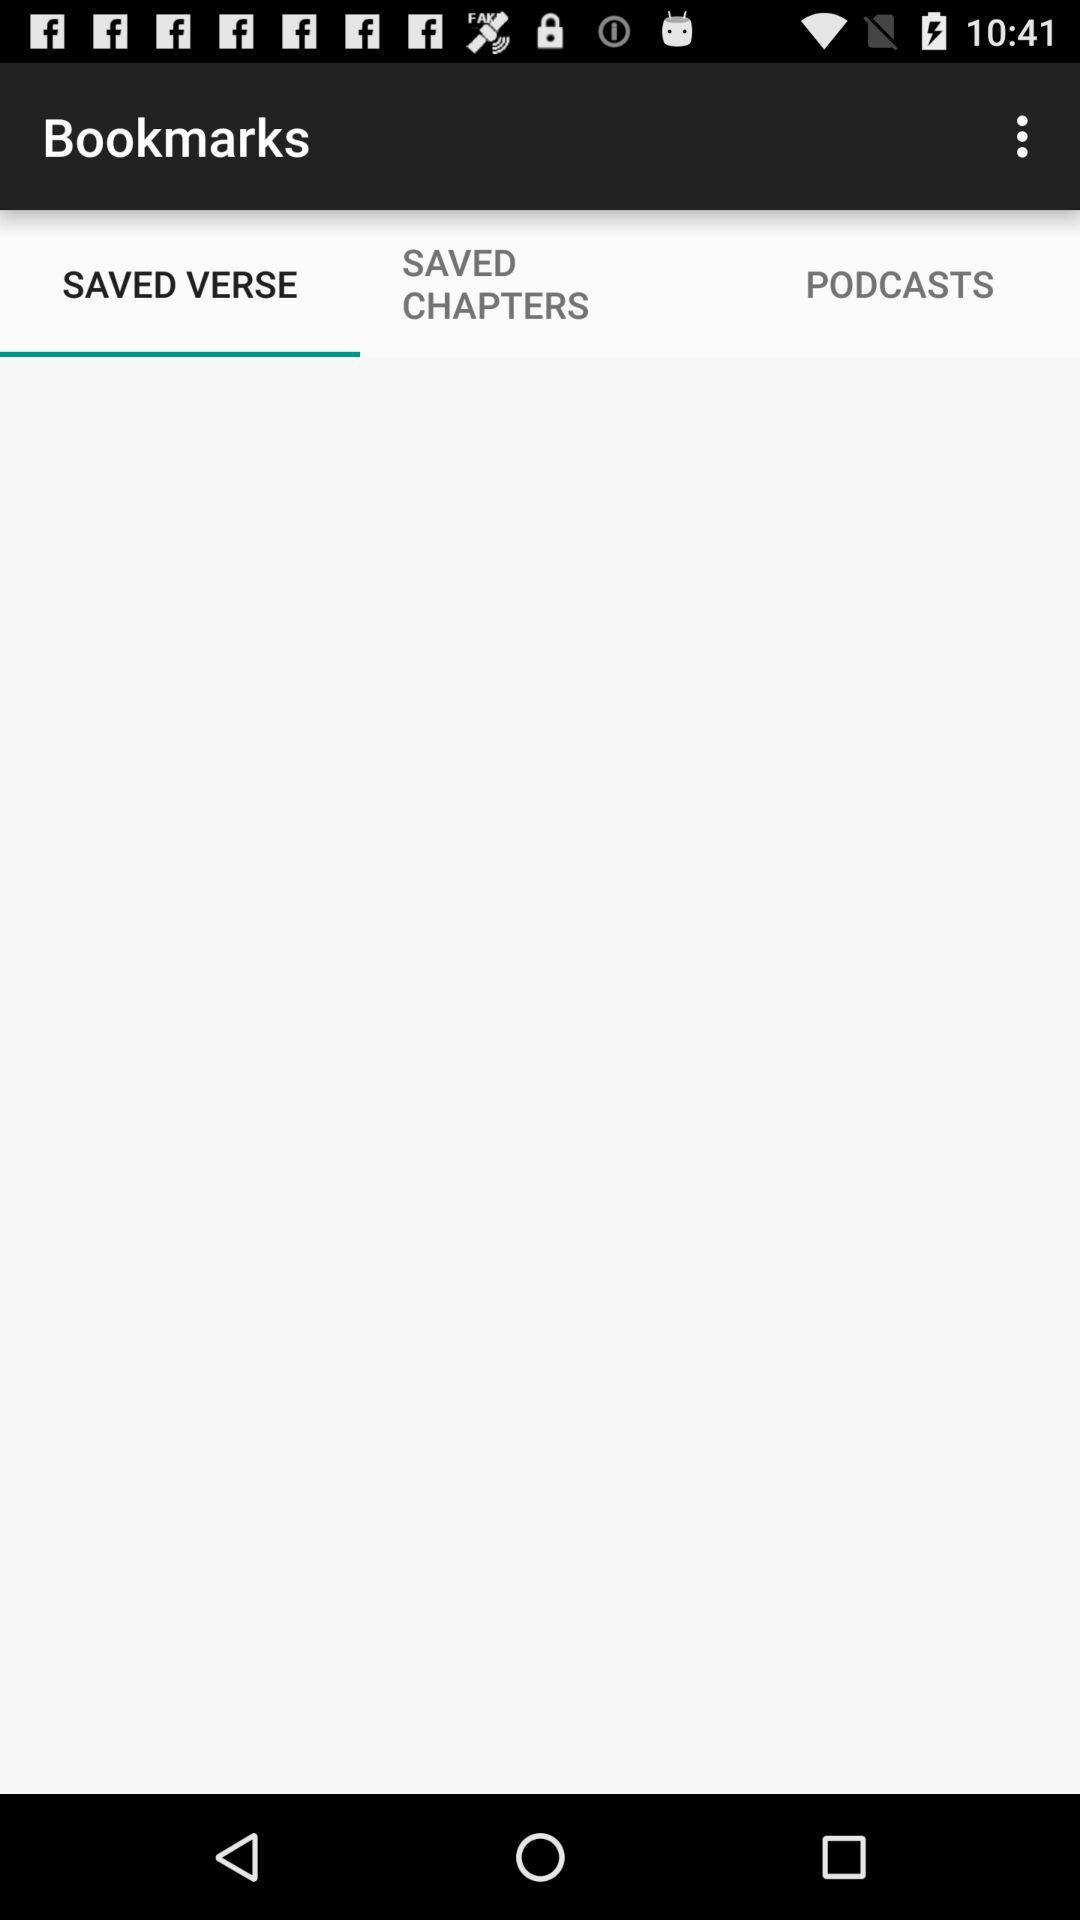 This screenshot has width=1080, height=1920. I want to click on icon above podcasts icon, so click(1027, 135).